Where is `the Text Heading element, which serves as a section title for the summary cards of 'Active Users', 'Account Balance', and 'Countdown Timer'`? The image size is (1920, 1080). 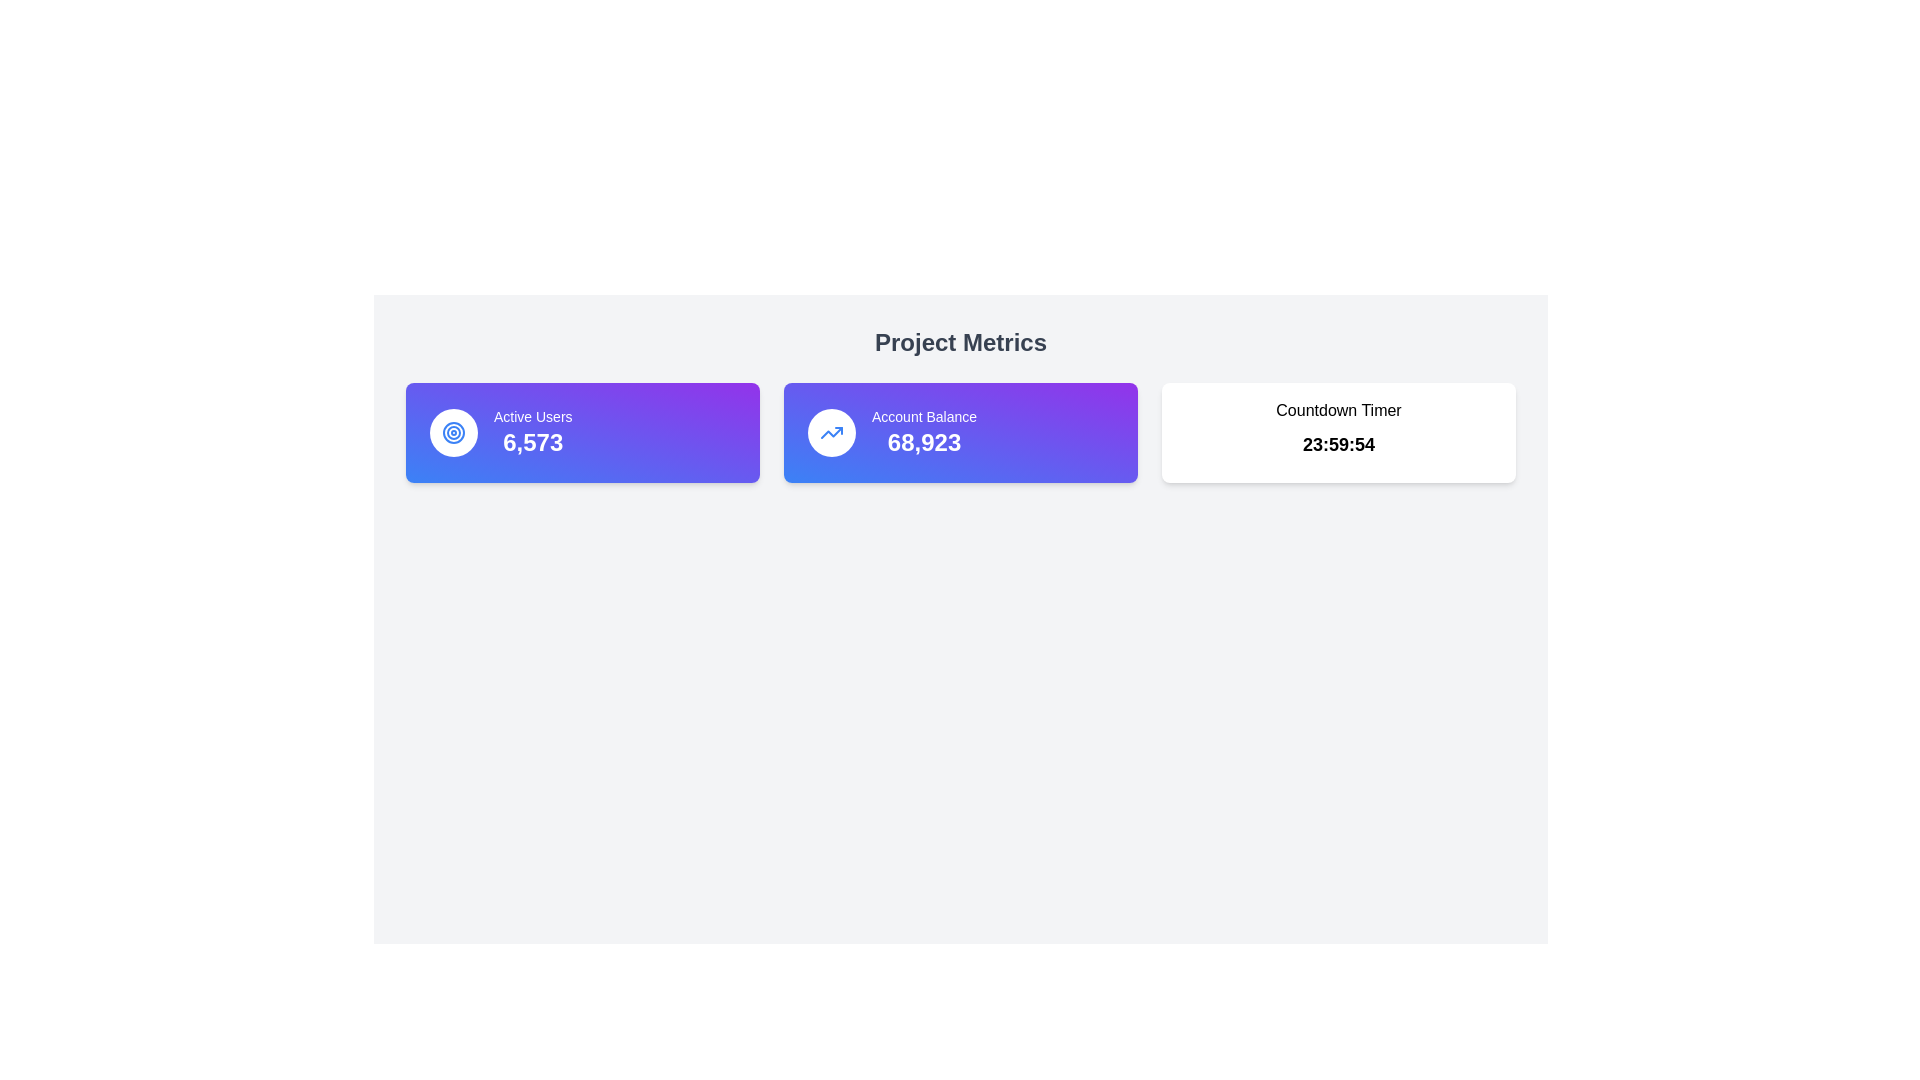
the Text Heading element, which serves as a section title for the summary cards of 'Active Users', 'Account Balance', and 'Countdown Timer' is located at coordinates (960, 342).